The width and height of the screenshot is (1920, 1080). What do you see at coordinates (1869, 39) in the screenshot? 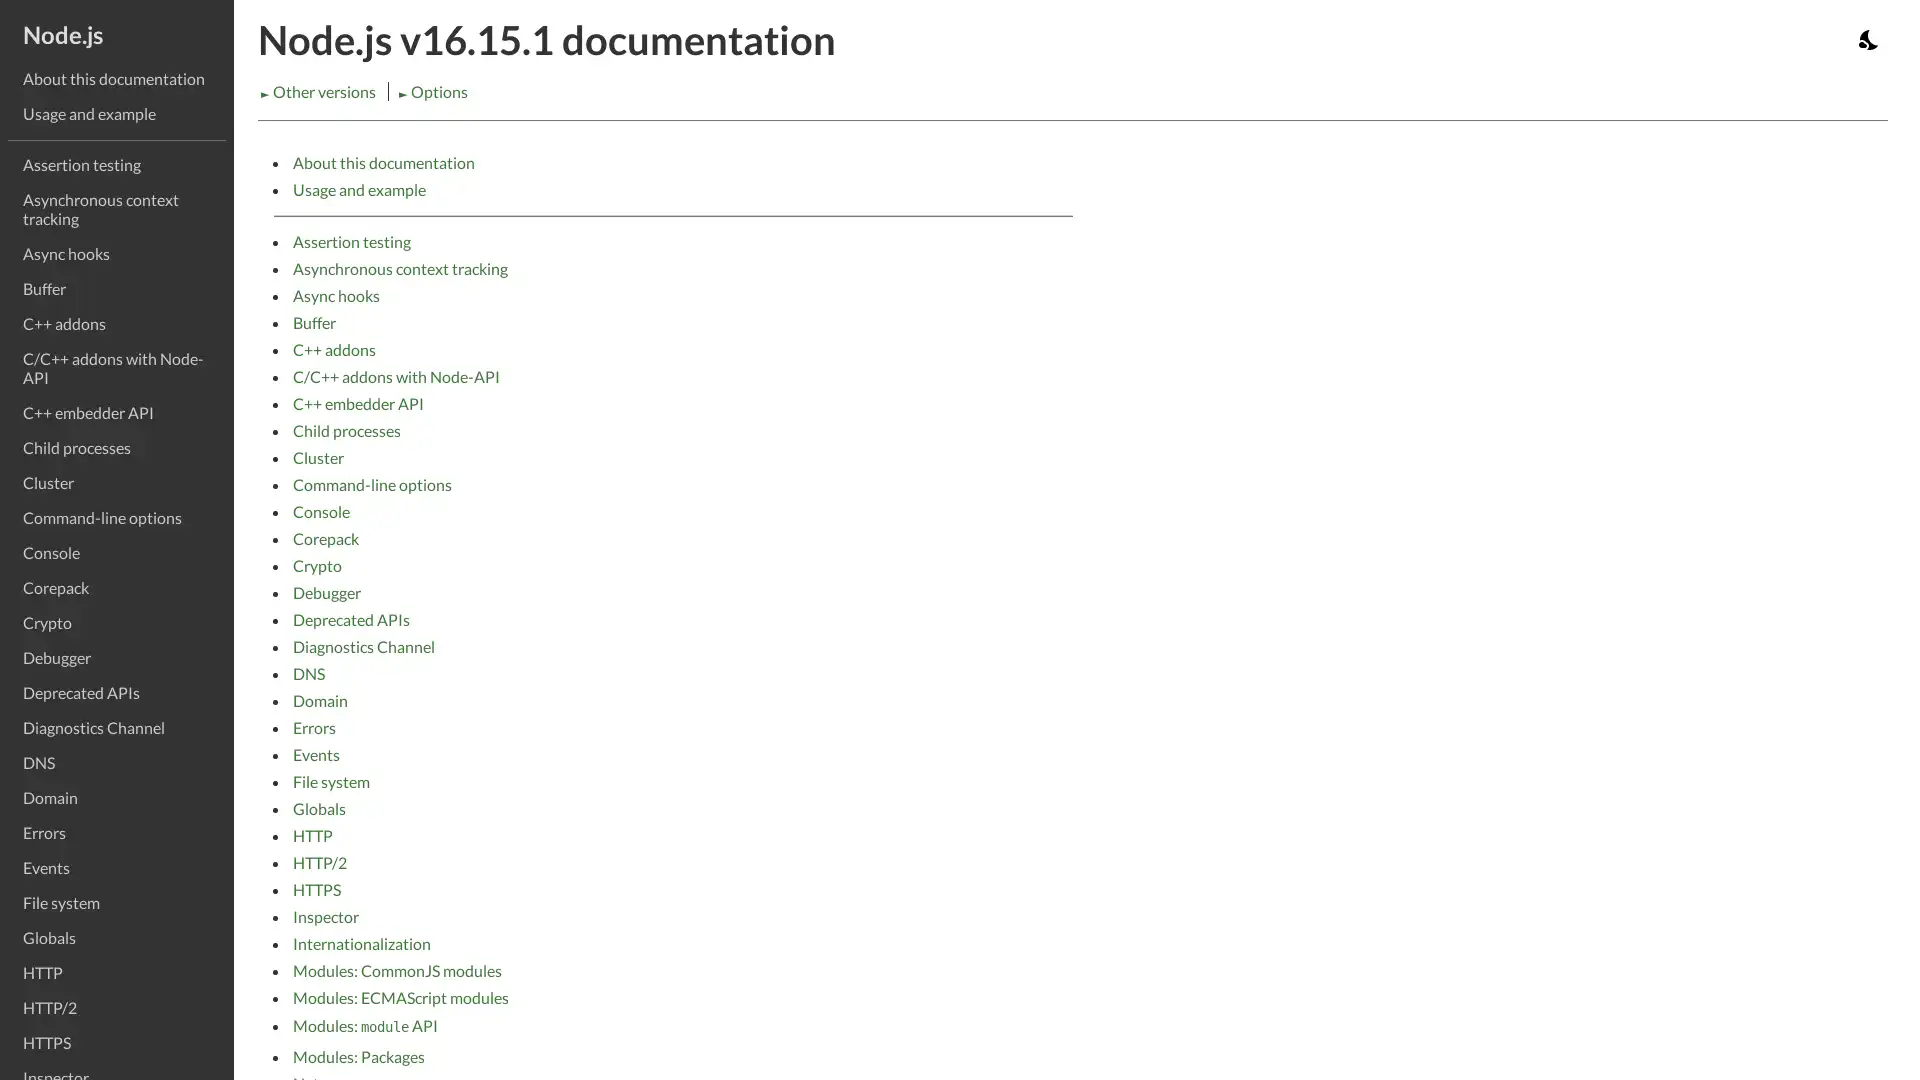
I see `Toggle dark mode/light mode` at bounding box center [1869, 39].